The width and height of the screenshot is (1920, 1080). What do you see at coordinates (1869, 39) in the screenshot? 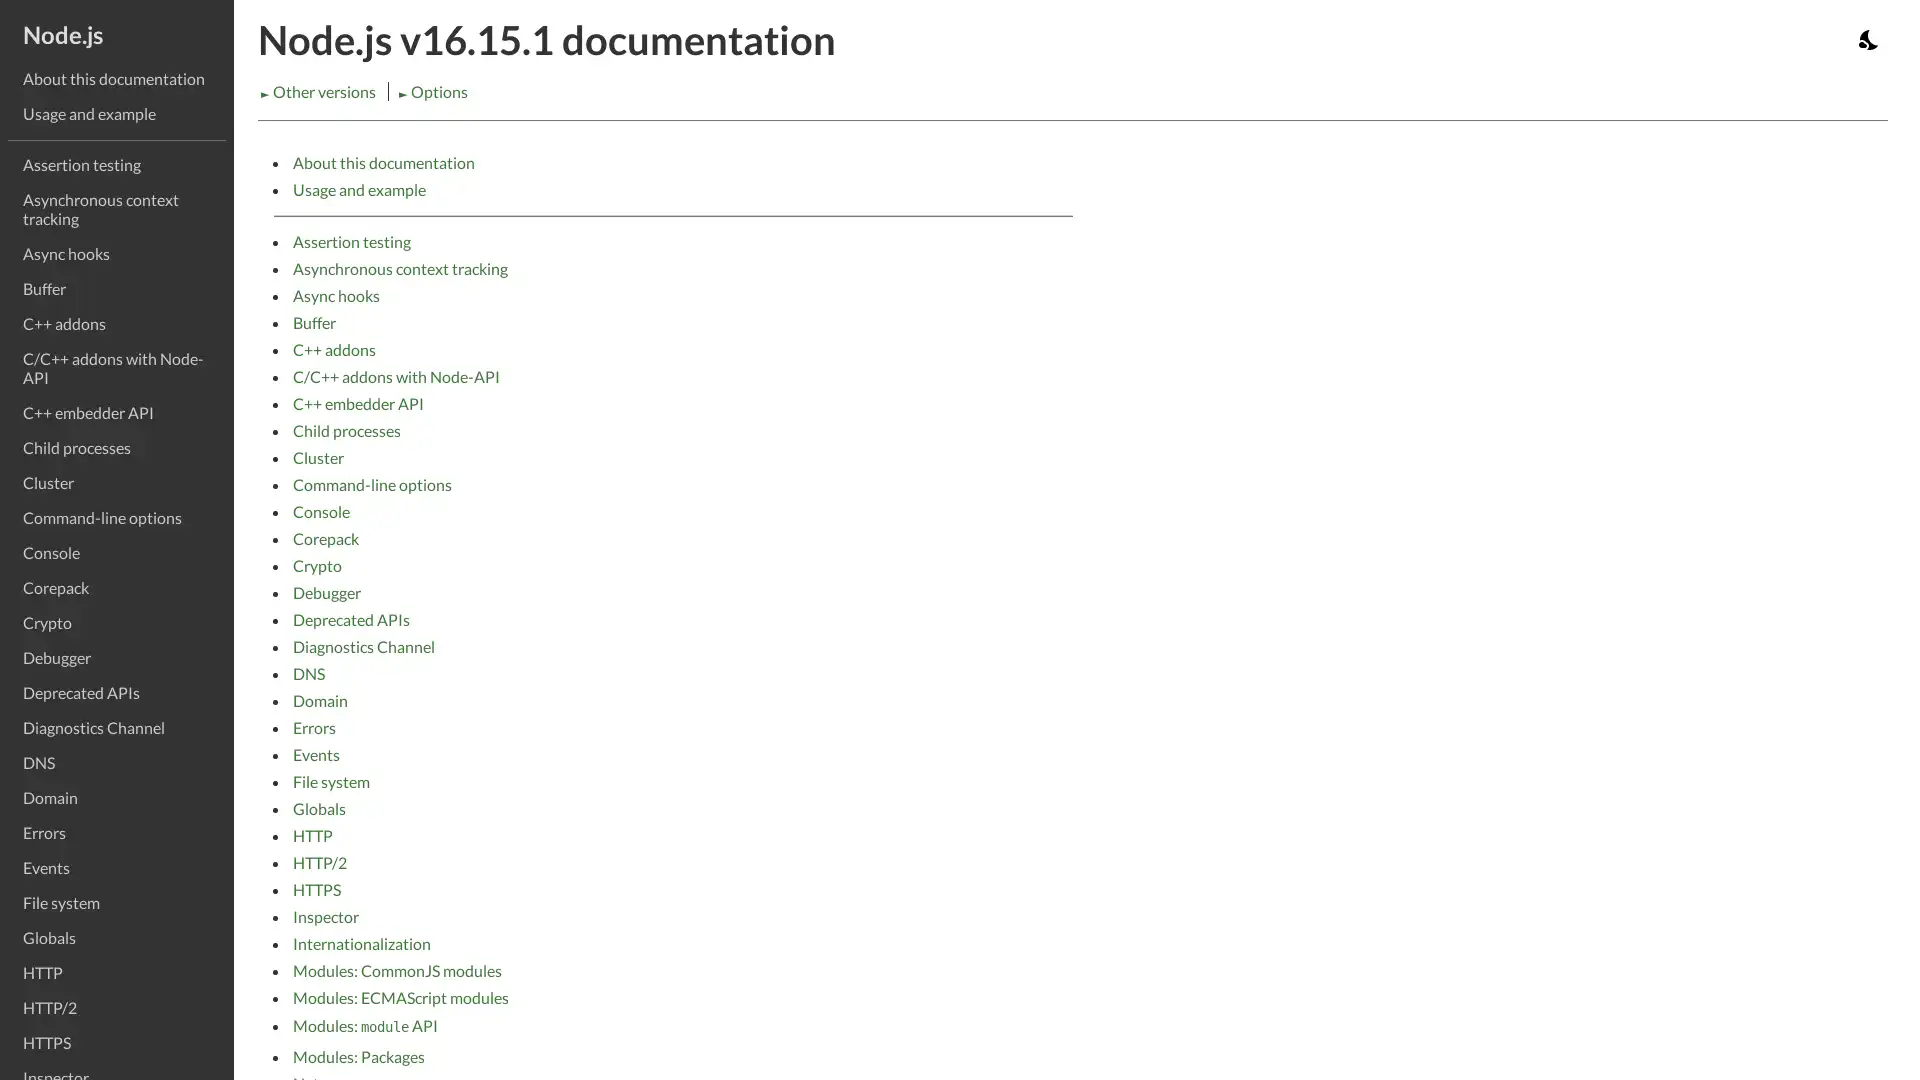
I see `Toggle dark mode/light mode` at bounding box center [1869, 39].